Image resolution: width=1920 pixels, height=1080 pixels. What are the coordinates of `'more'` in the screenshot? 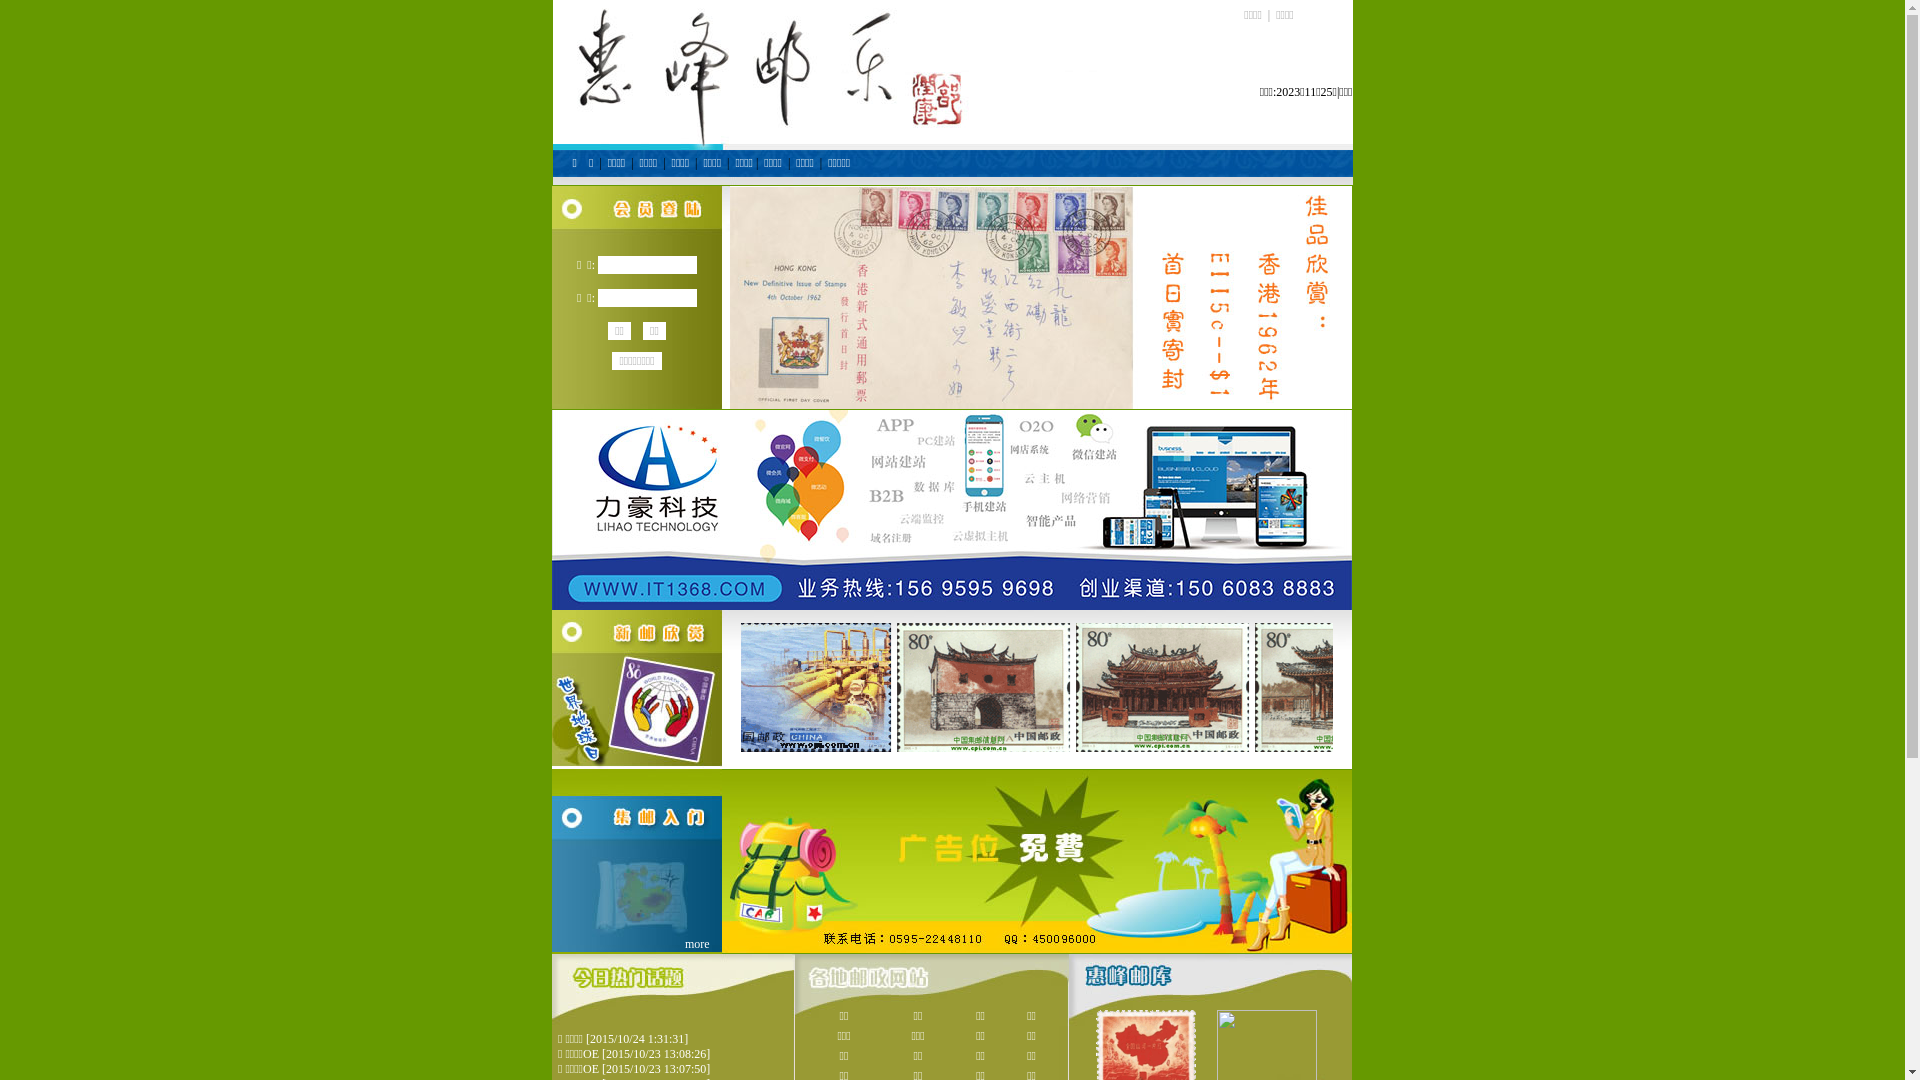 It's located at (697, 944).